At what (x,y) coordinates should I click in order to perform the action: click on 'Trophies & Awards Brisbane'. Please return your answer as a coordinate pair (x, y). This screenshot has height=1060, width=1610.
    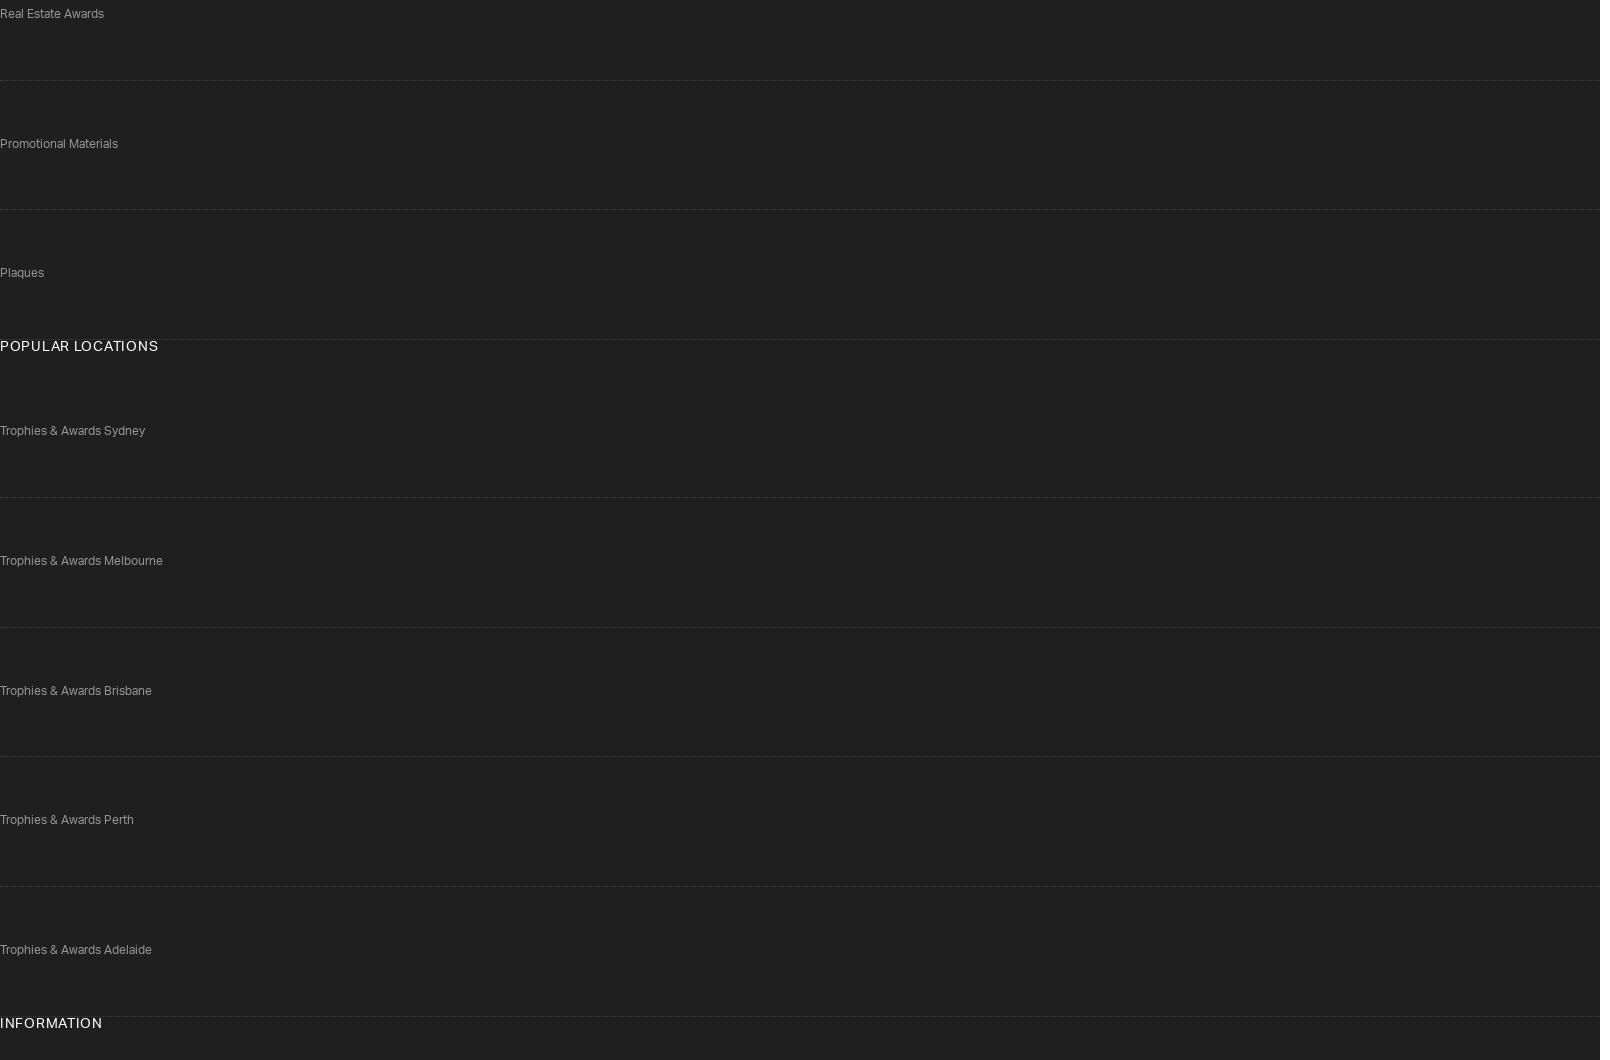
    Looking at the image, I should click on (74, 689).